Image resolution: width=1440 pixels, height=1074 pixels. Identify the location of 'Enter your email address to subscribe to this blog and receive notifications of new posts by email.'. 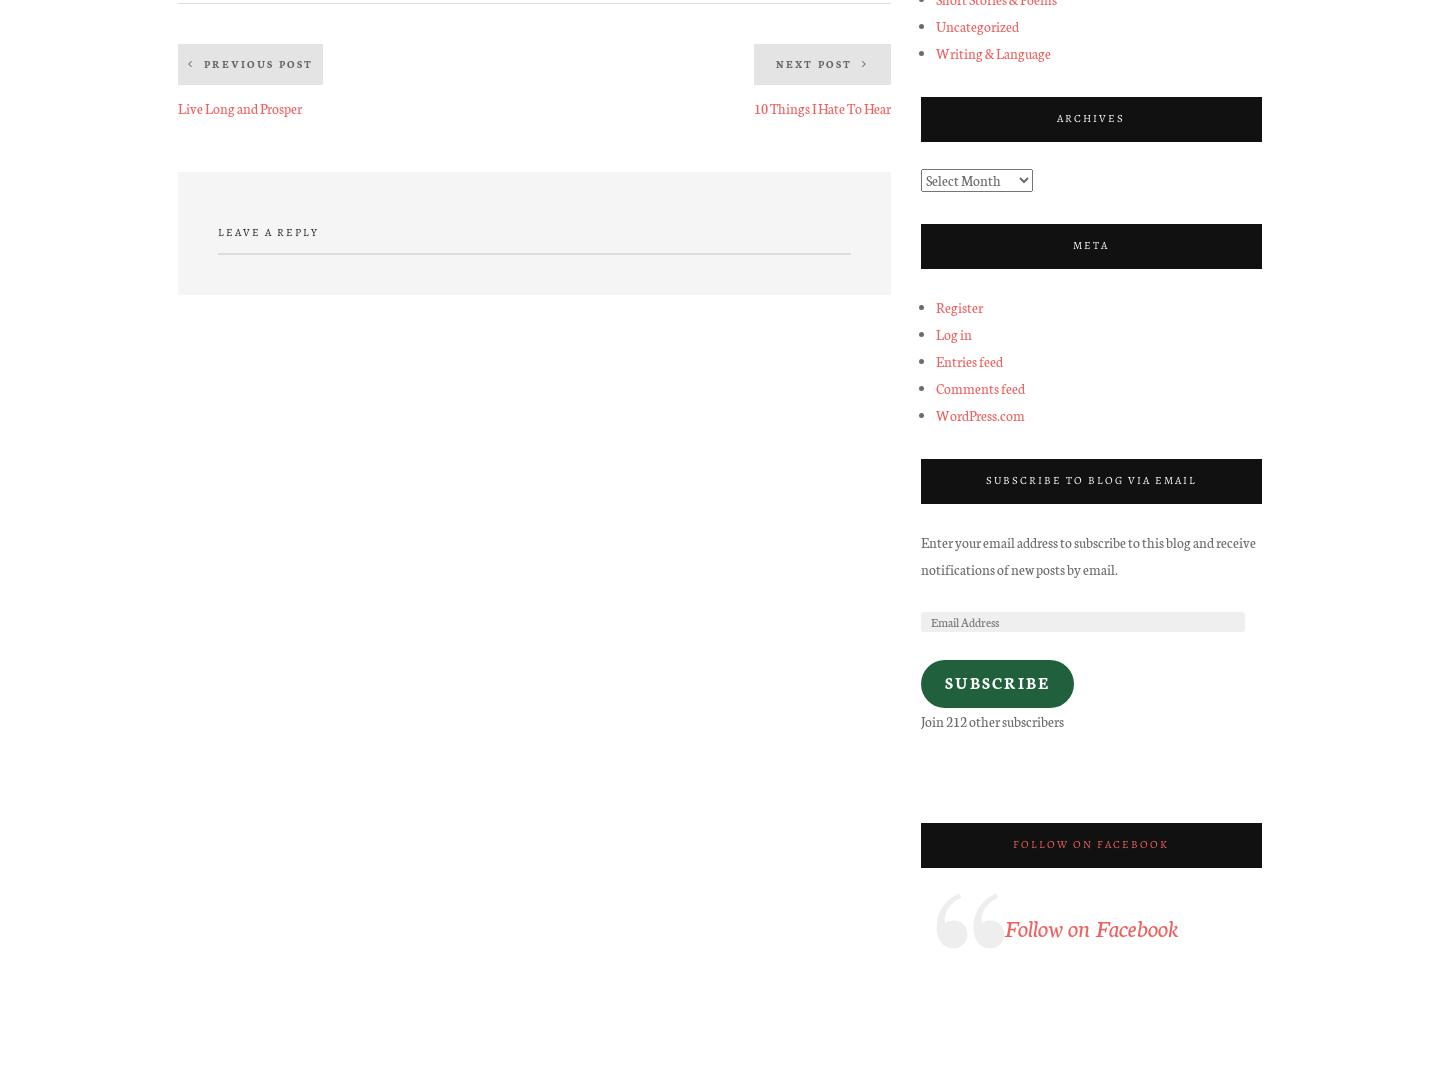
(920, 554).